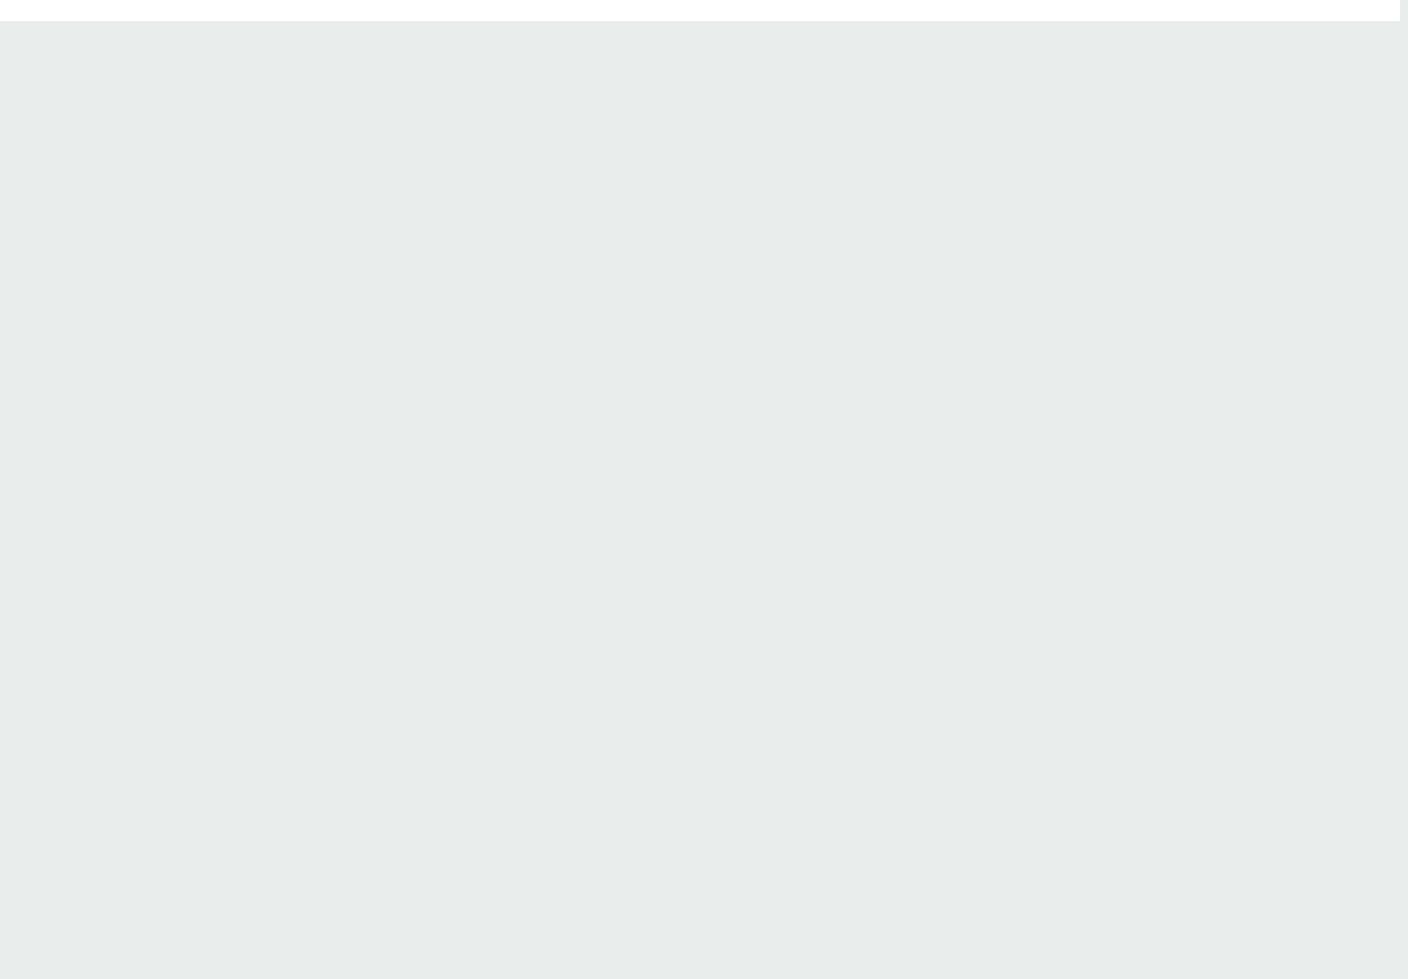 Image resolution: width=1408 pixels, height=979 pixels. I want to click on 'fetish', so click(238, 362).